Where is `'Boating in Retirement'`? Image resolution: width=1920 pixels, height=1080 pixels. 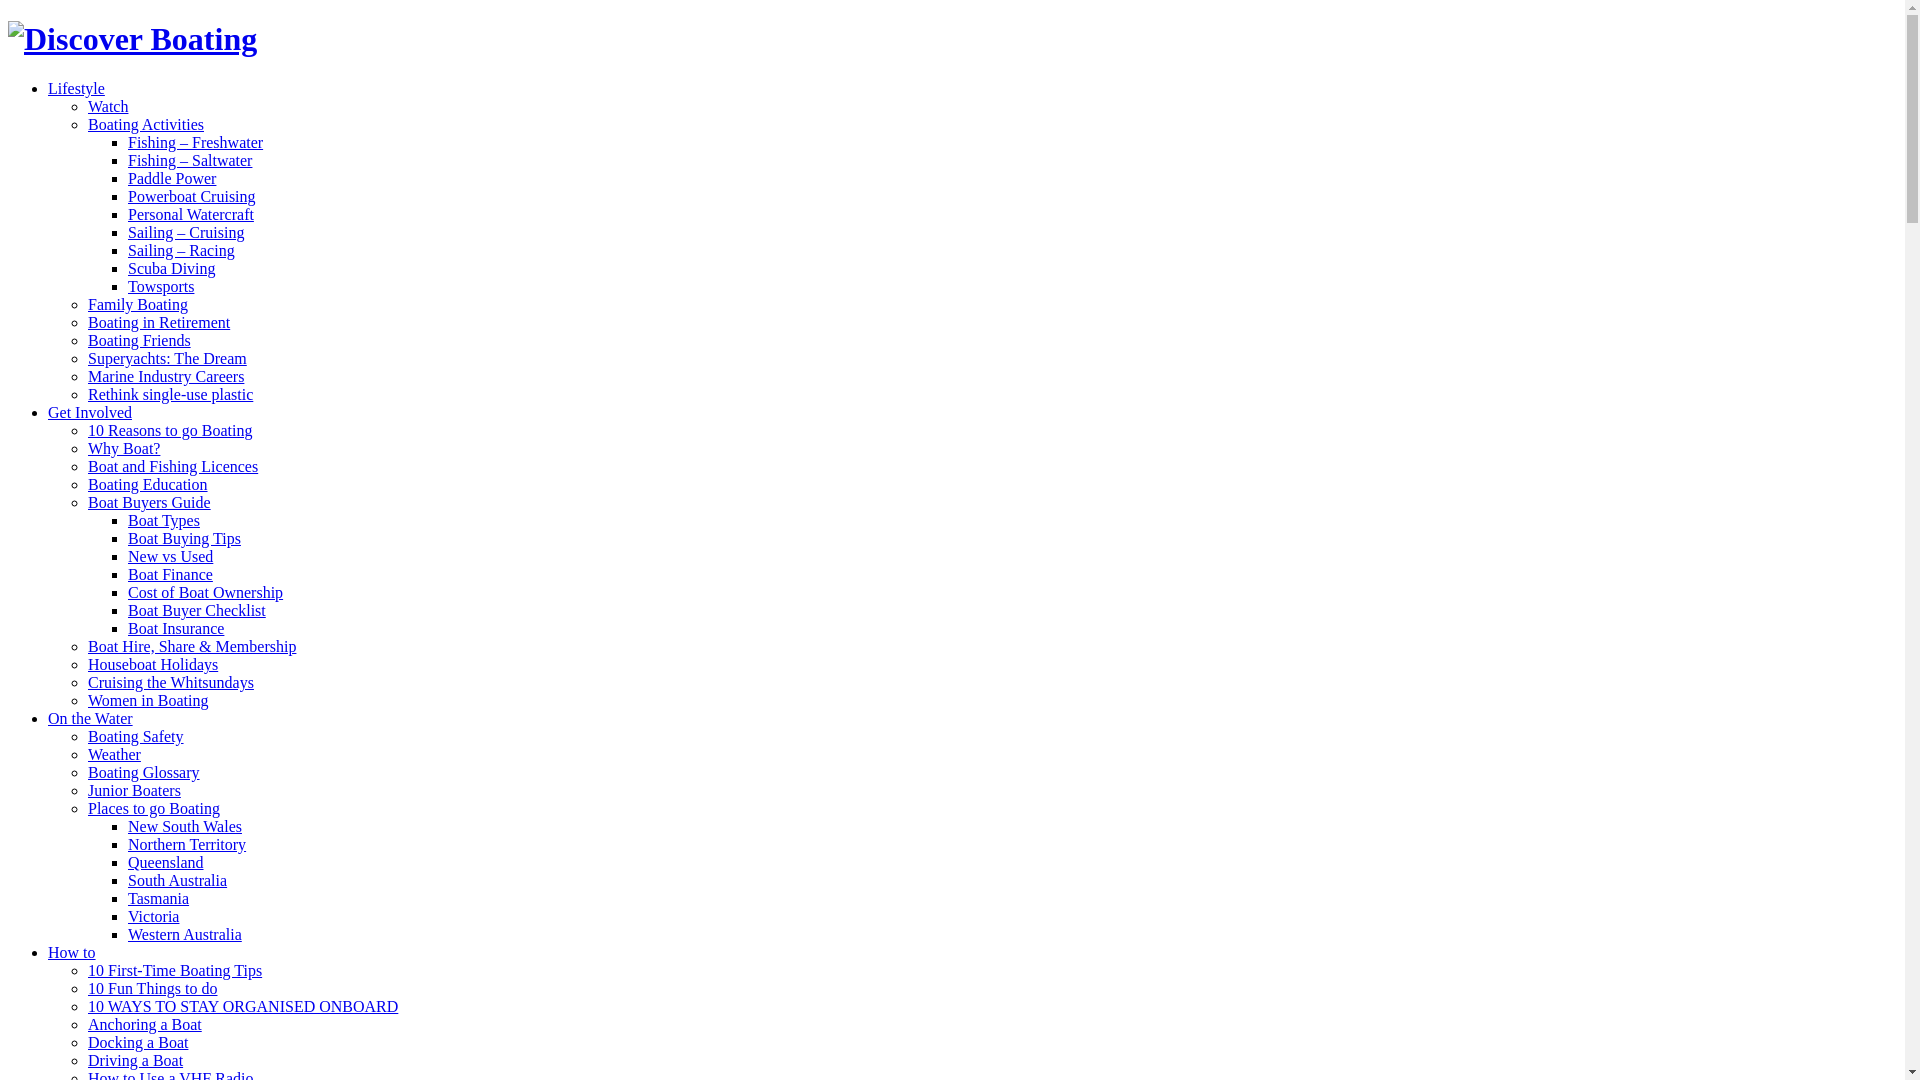 'Boating in Retirement' is located at coordinates (157, 321).